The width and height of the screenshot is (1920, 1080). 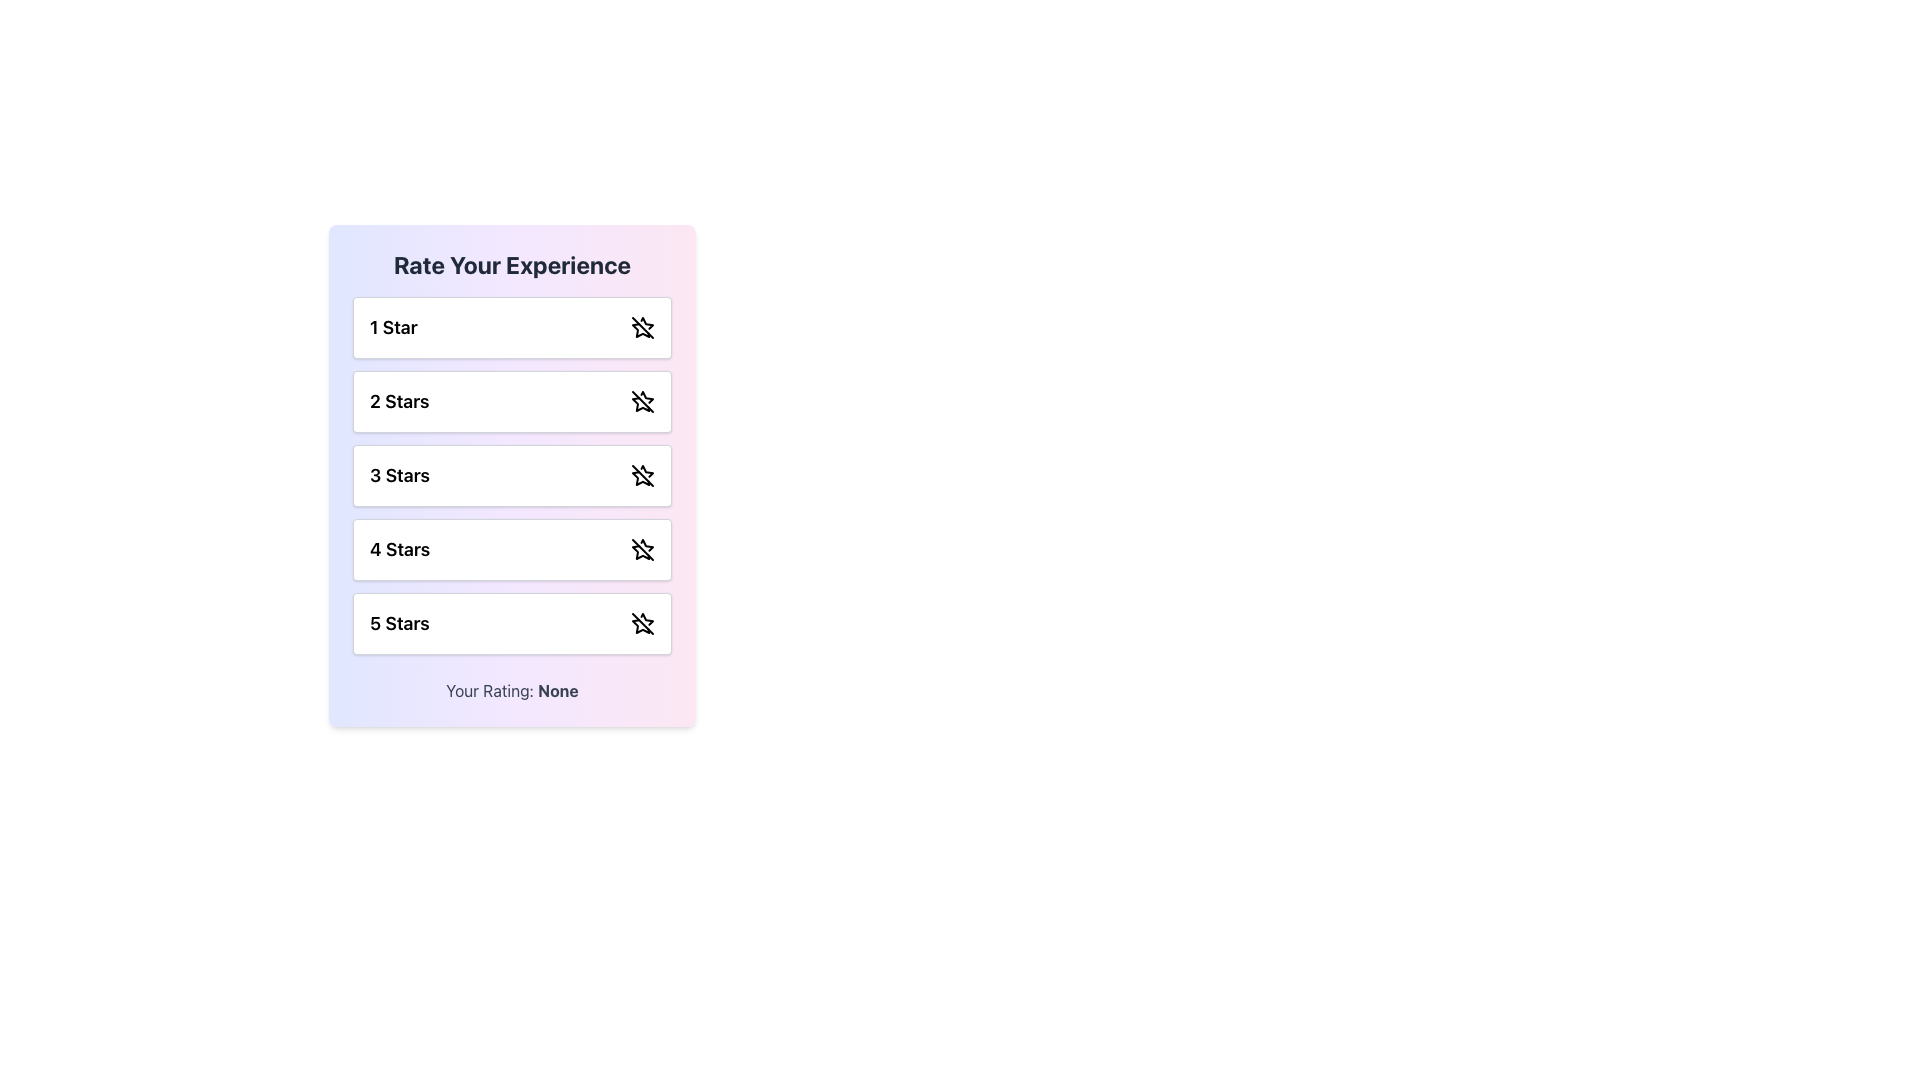 What do you see at coordinates (512, 689) in the screenshot?
I see `the static text element displaying the current rating selected by the user, located below the '5 Stars' text` at bounding box center [512, 689].